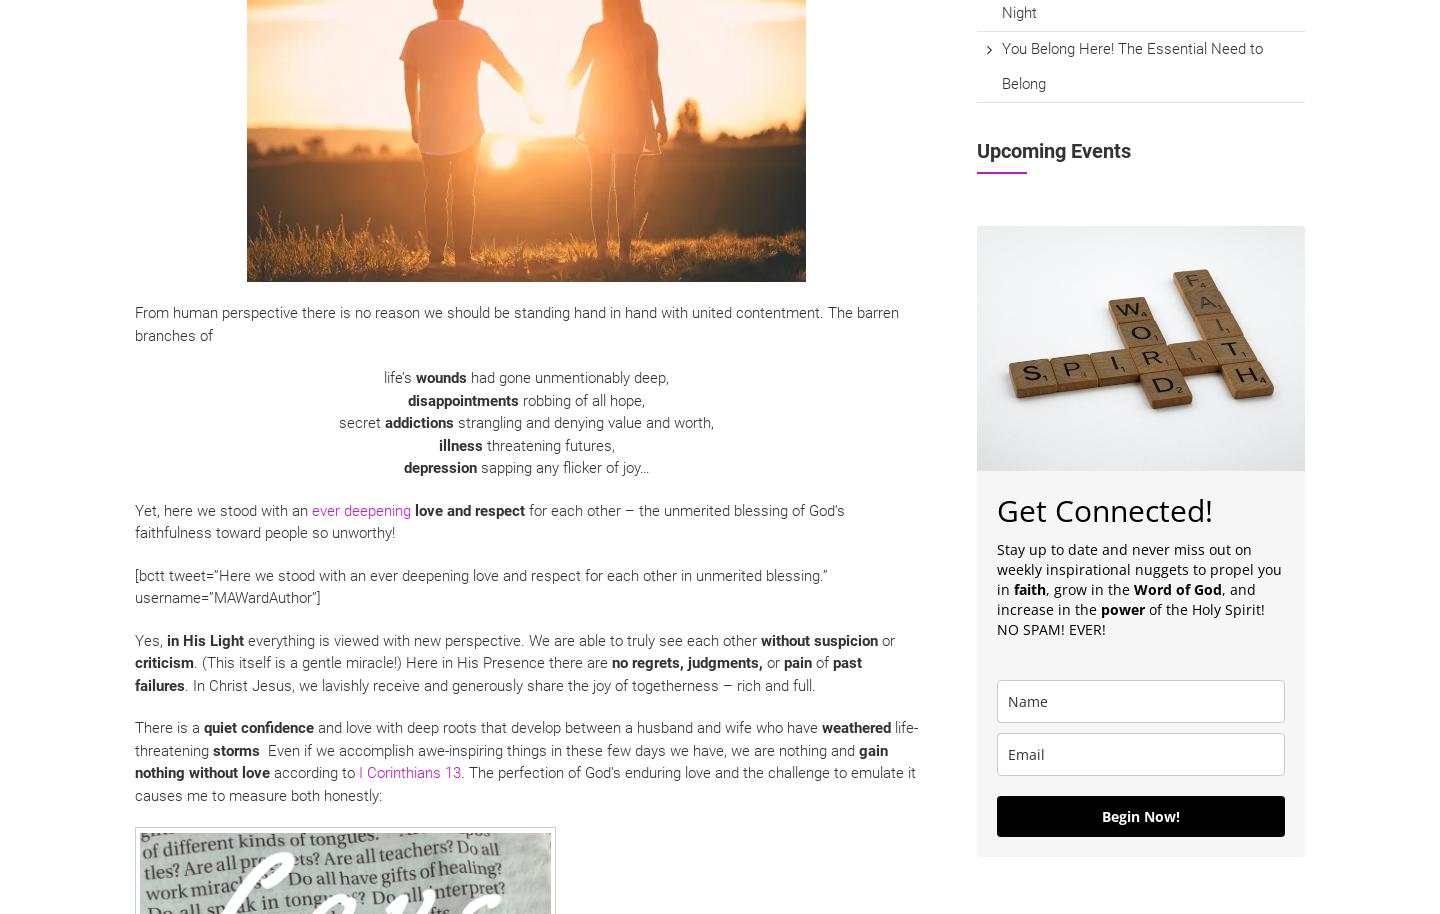 The height and width of the screenshot is (914, 1440). I want to click on 'power', so click(1123, 608).